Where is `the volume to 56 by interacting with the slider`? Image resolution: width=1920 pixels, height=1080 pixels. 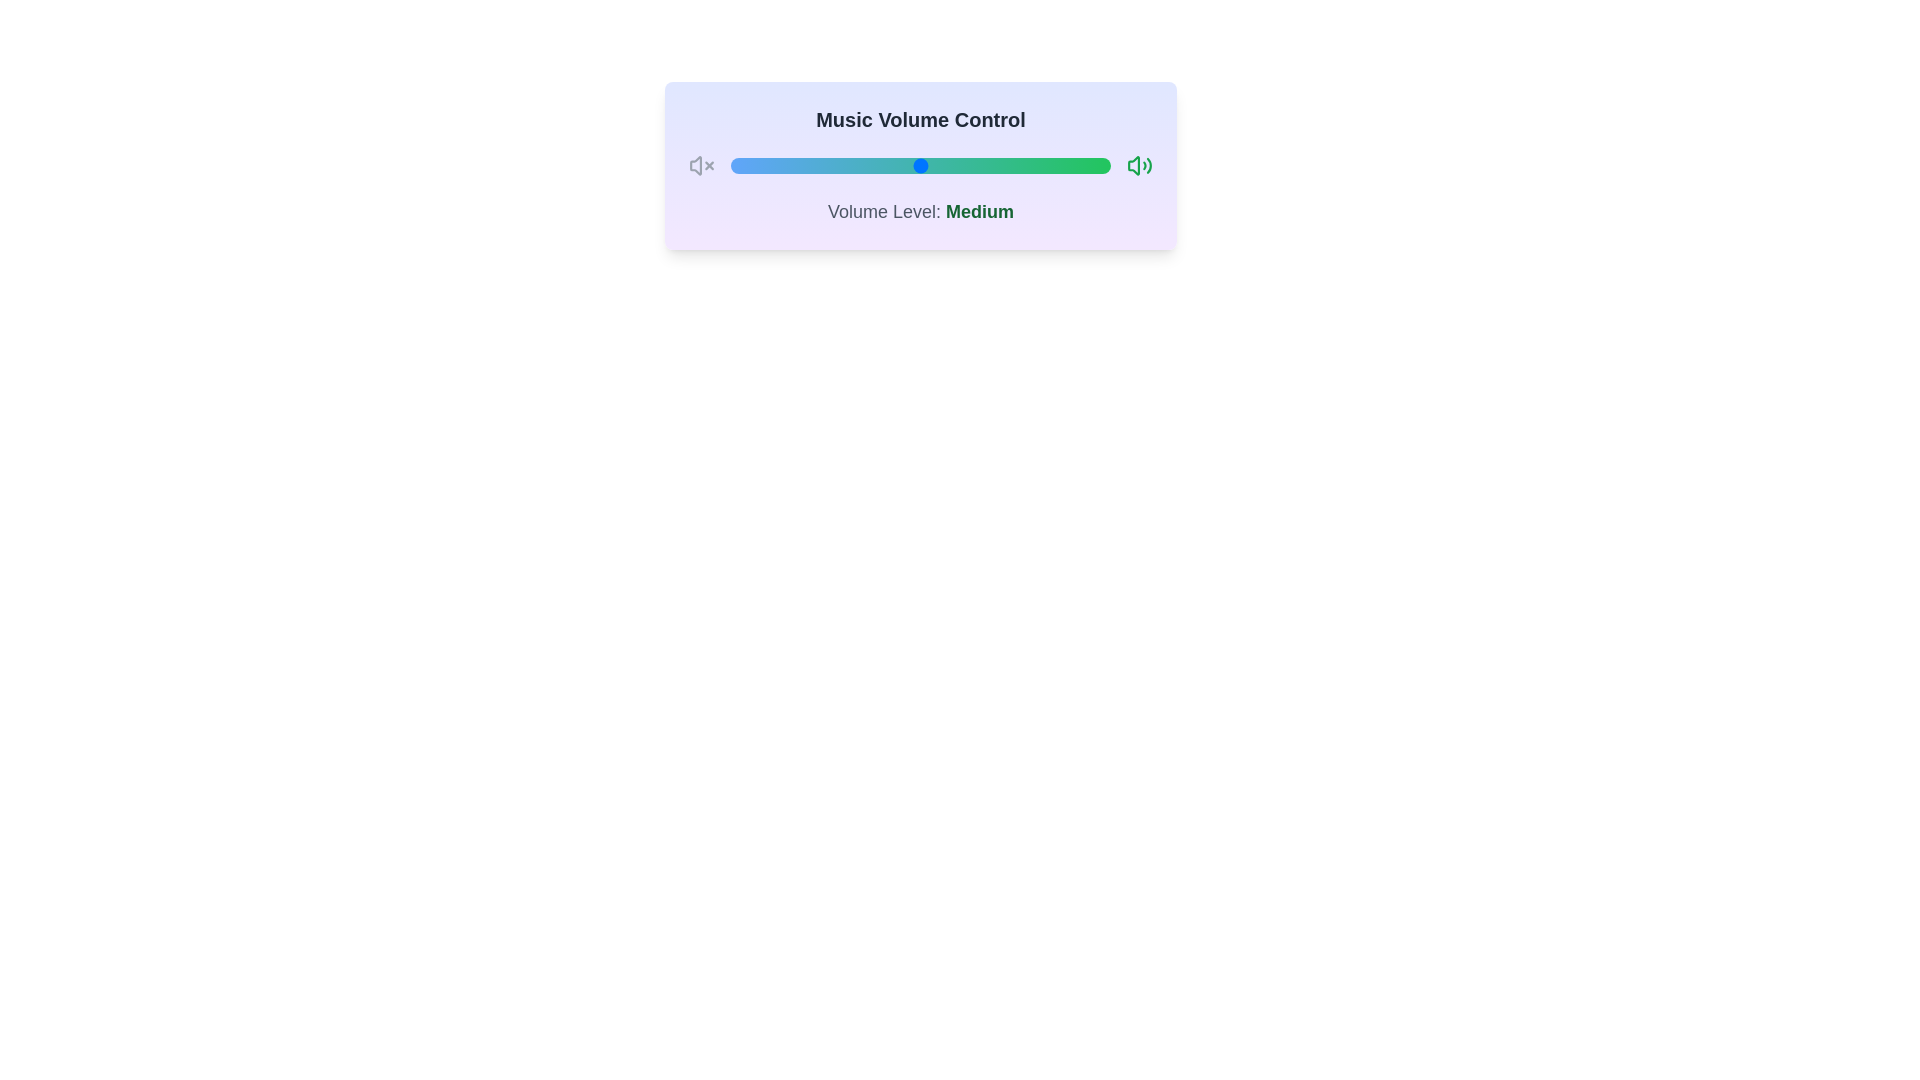 the volume to 56 by interacting with the slider is located at coordinates (942, 164).